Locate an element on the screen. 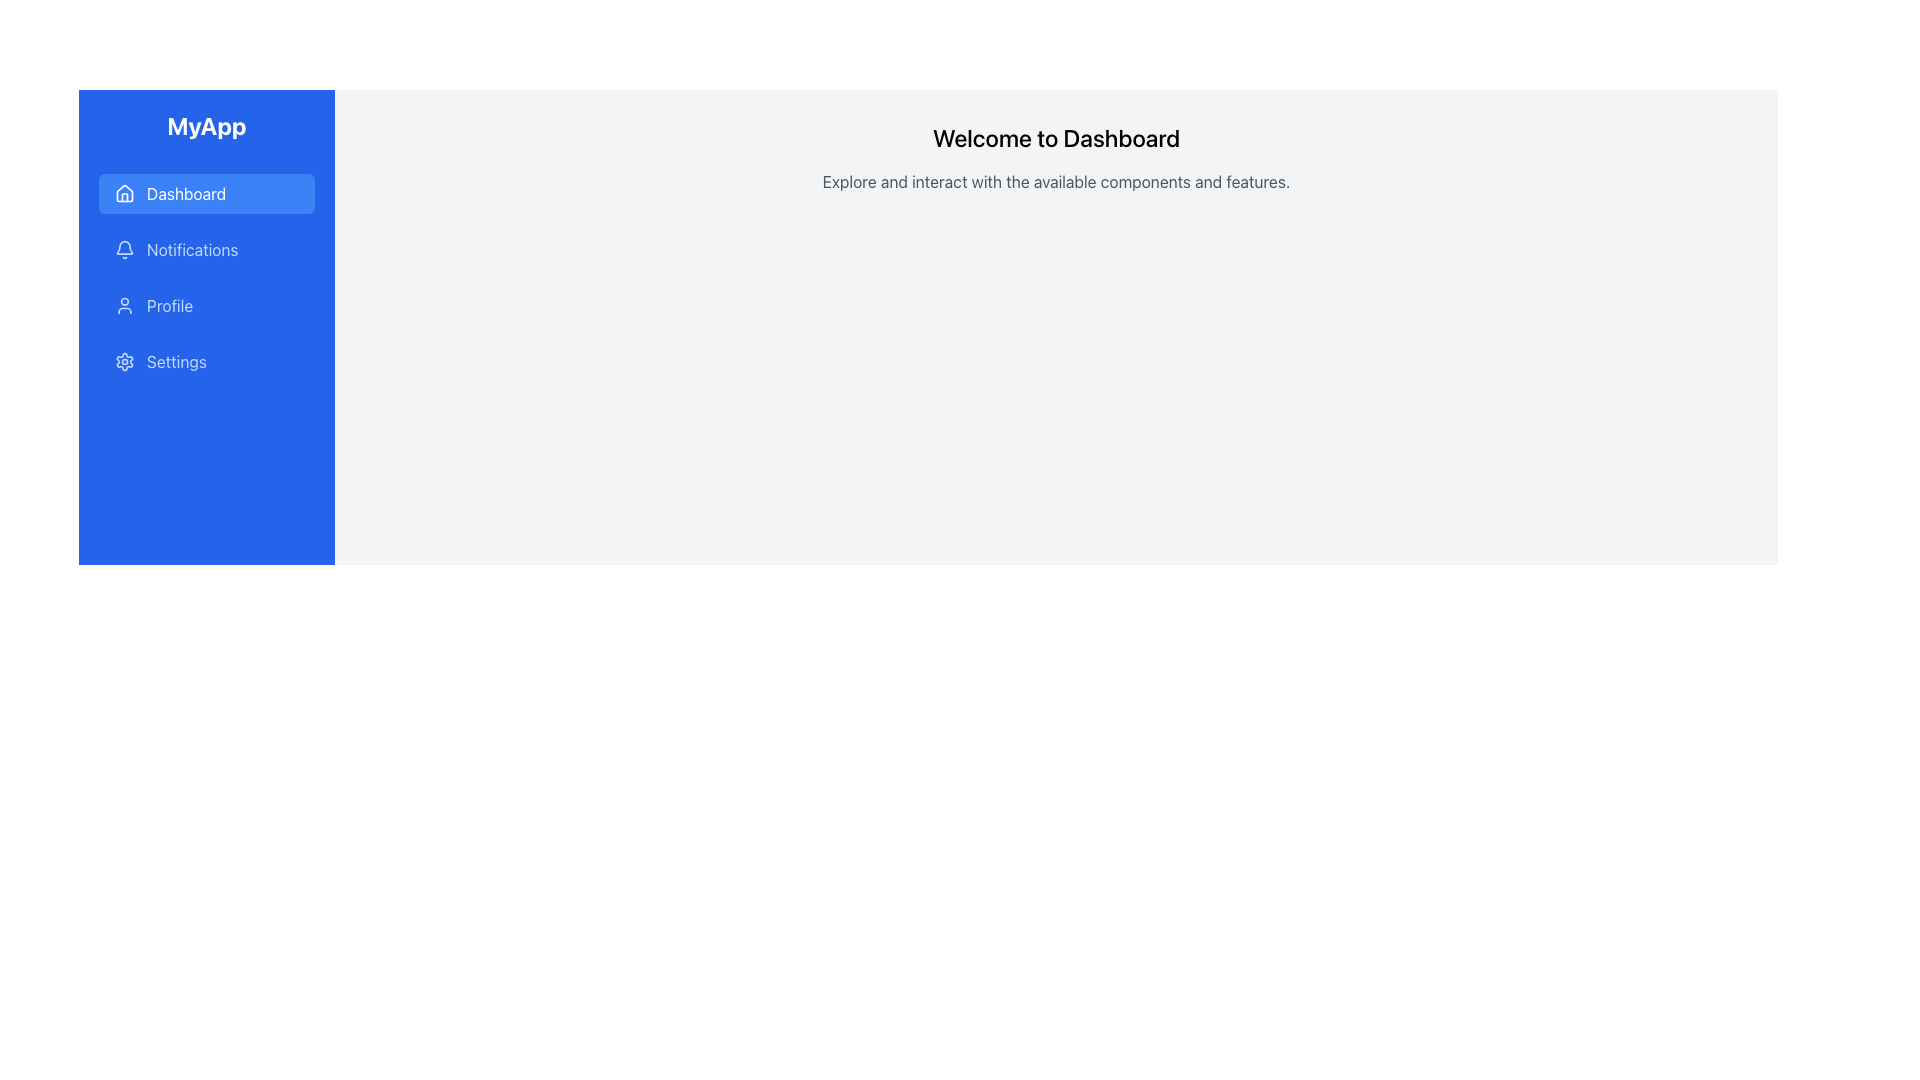  the Text label indicating the user's profile section located in the sidebar menu, positioned below 'Notifications' and above 'Settings' is located at coordinates (170, 305).